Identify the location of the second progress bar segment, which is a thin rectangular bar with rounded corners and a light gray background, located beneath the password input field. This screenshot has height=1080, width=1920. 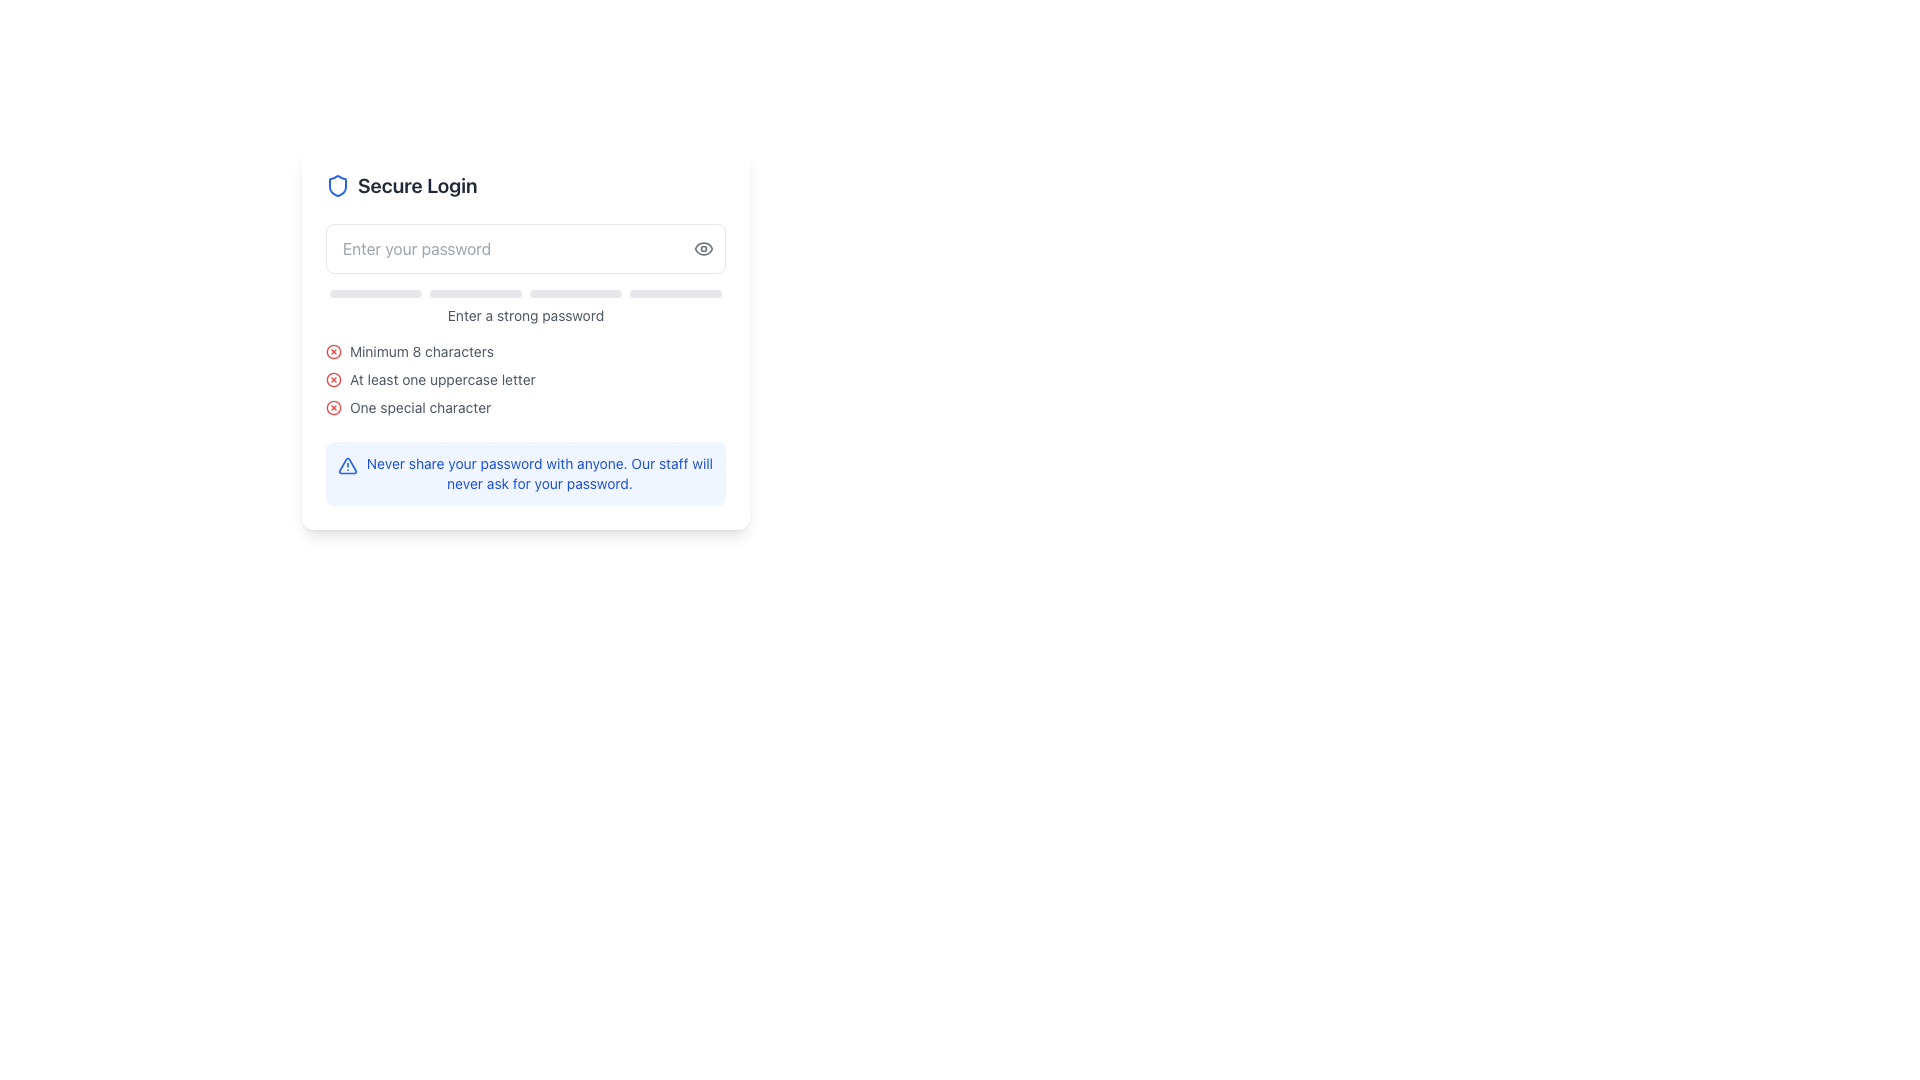
(474, 293).